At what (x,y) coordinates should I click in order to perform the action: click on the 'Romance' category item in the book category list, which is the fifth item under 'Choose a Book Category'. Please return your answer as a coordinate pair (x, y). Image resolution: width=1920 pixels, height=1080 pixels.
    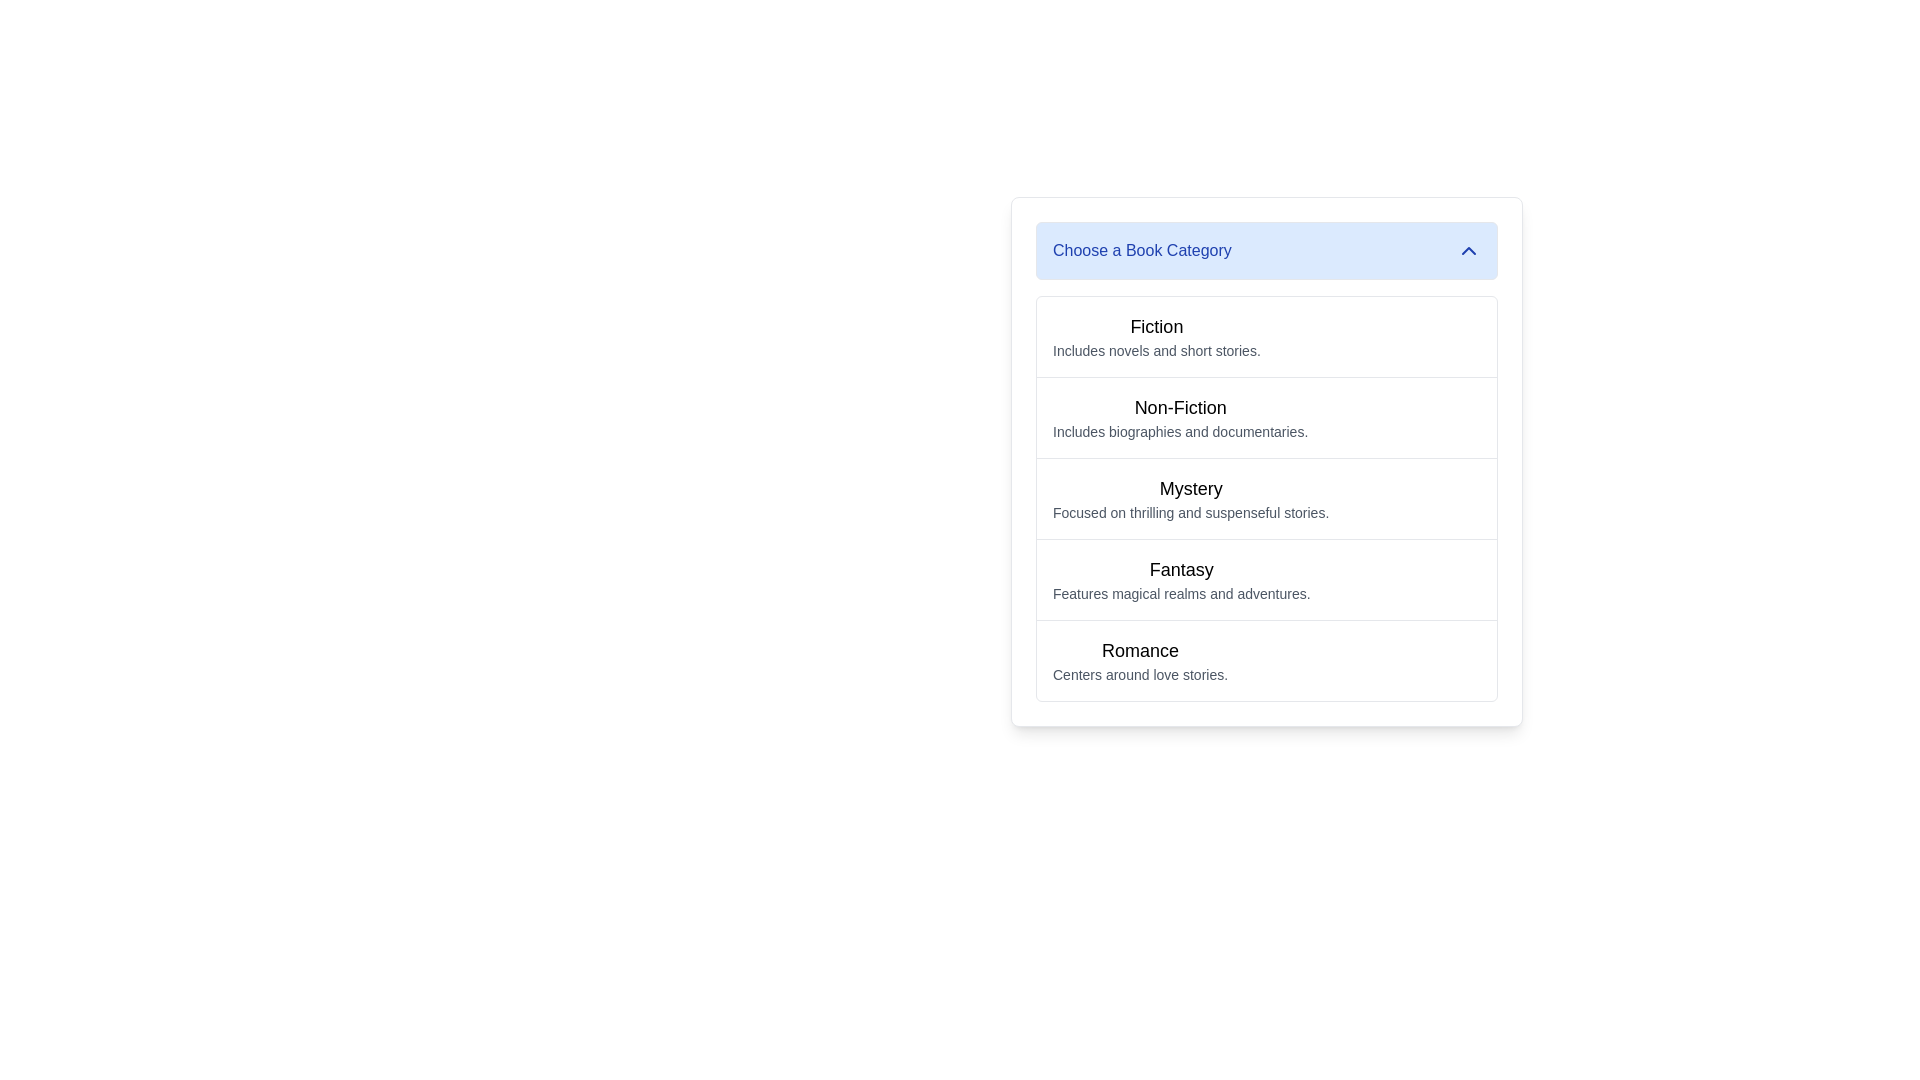
    Looking at the image, I should click on (1266, 660).